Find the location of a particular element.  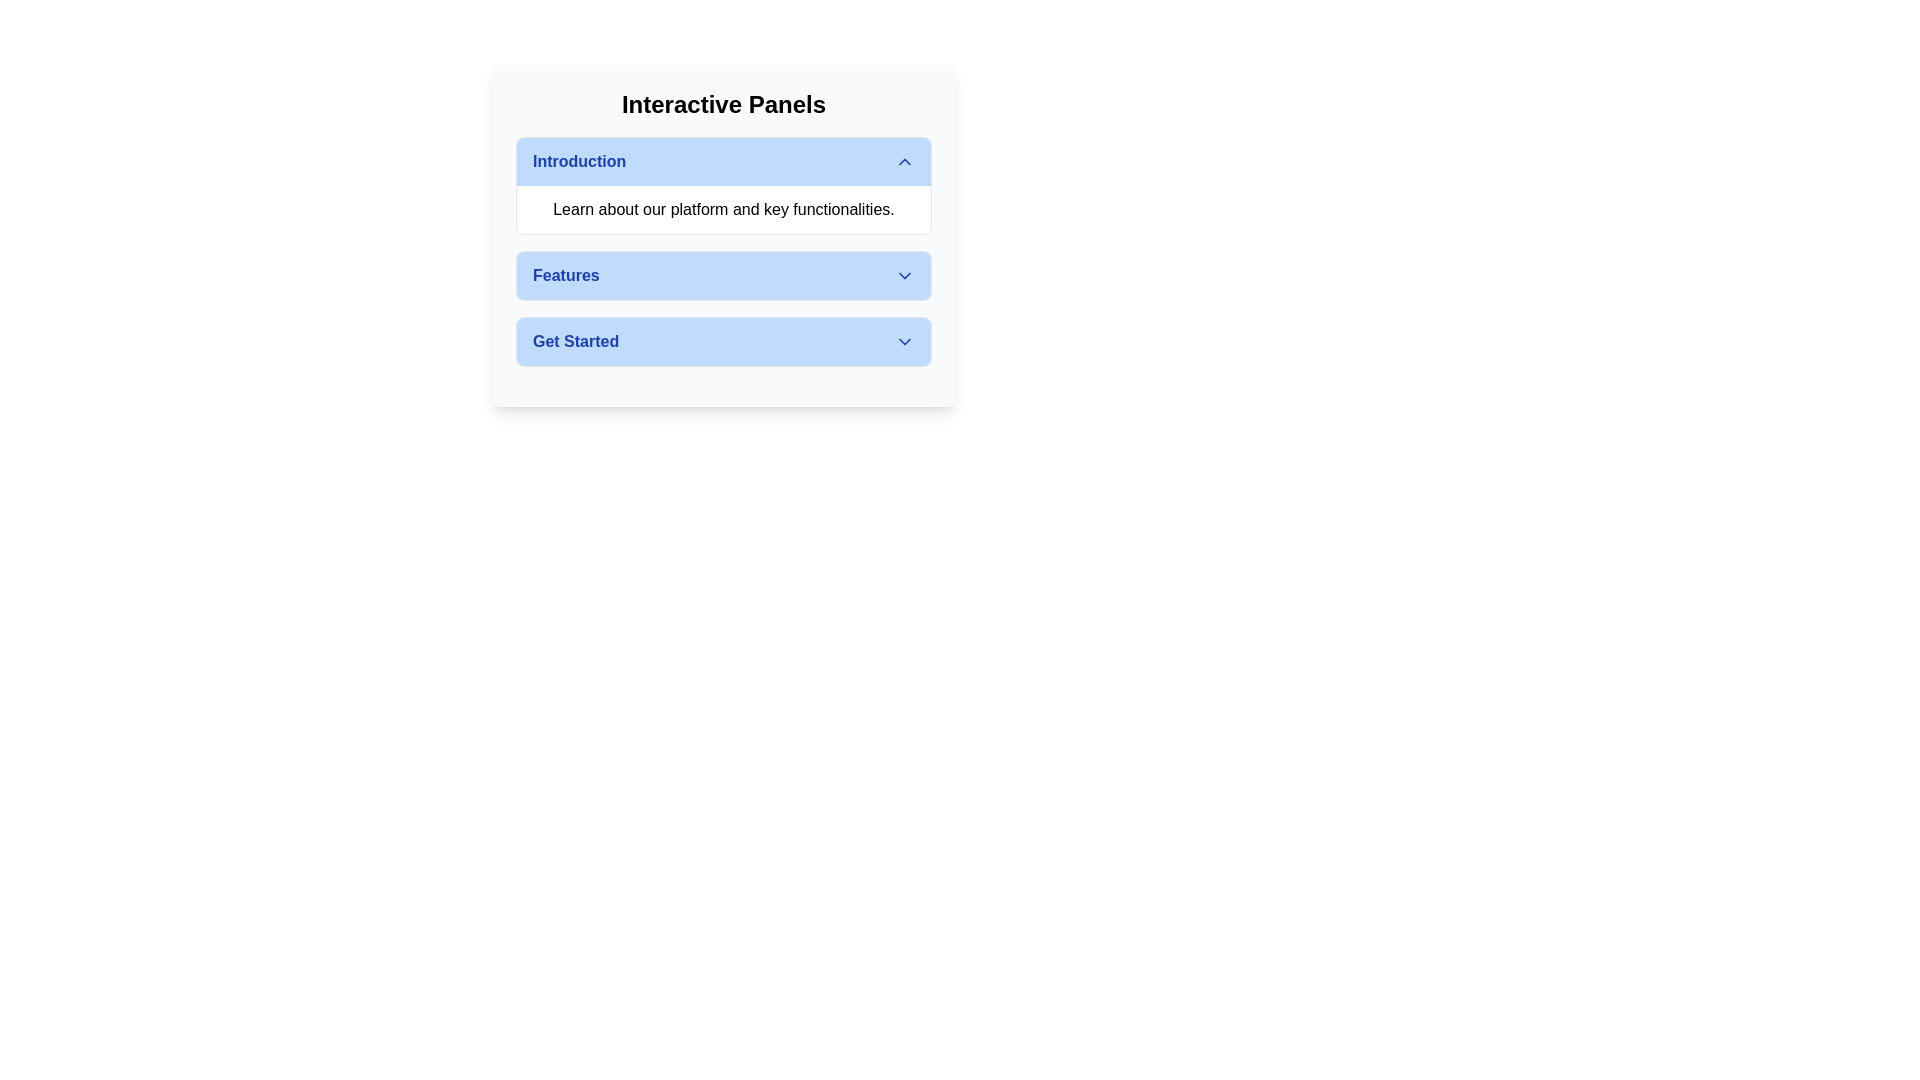

the 'Get Started' text label, which is styled in bold blue font on a light blue background, located on the left side of the third section of the interactive panel is located at coordinates (575, 341).